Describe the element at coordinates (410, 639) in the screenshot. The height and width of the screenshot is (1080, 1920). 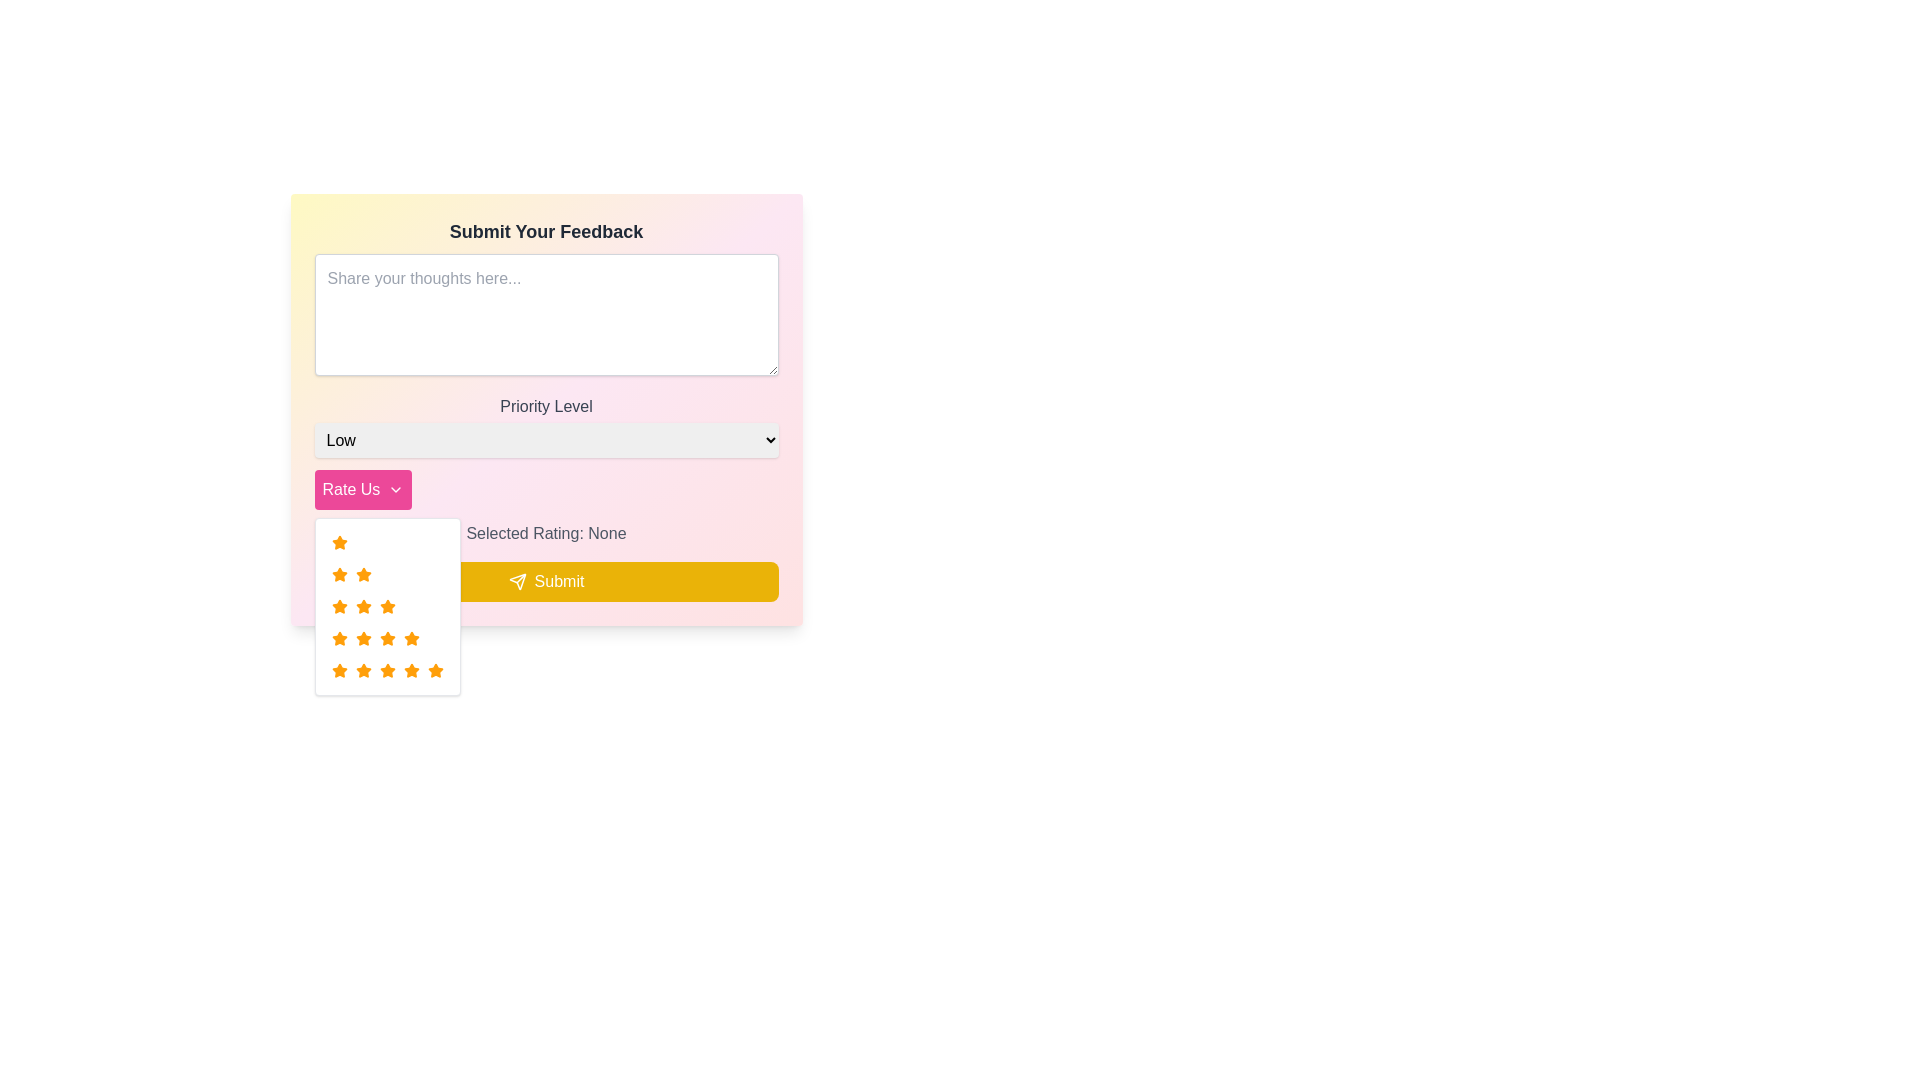
I see `the star-shaped icon with a bright orange fill and border, located in the sixth column of the fourth row in the grid layout below the 'Rate Us' button` at that location.